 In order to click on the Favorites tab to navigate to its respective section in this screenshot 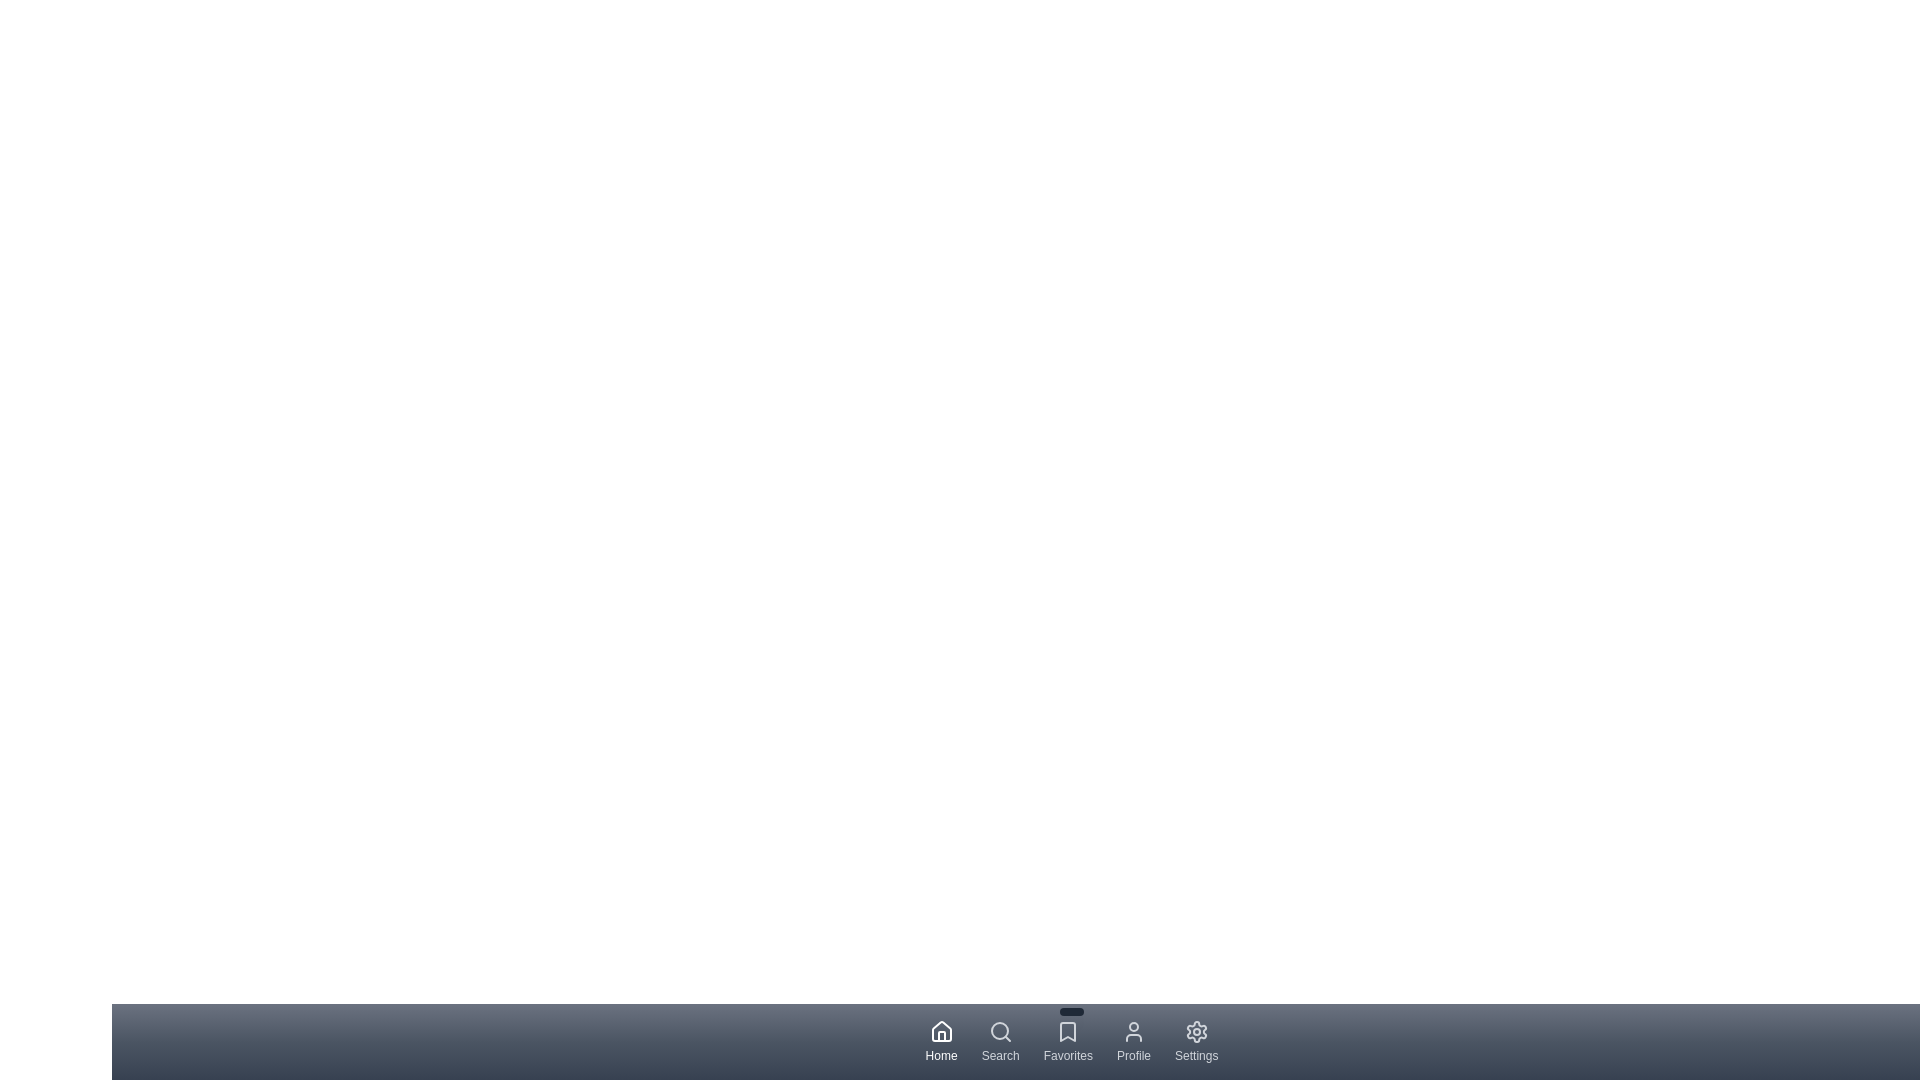, I will do `click(1067, 1040)`.